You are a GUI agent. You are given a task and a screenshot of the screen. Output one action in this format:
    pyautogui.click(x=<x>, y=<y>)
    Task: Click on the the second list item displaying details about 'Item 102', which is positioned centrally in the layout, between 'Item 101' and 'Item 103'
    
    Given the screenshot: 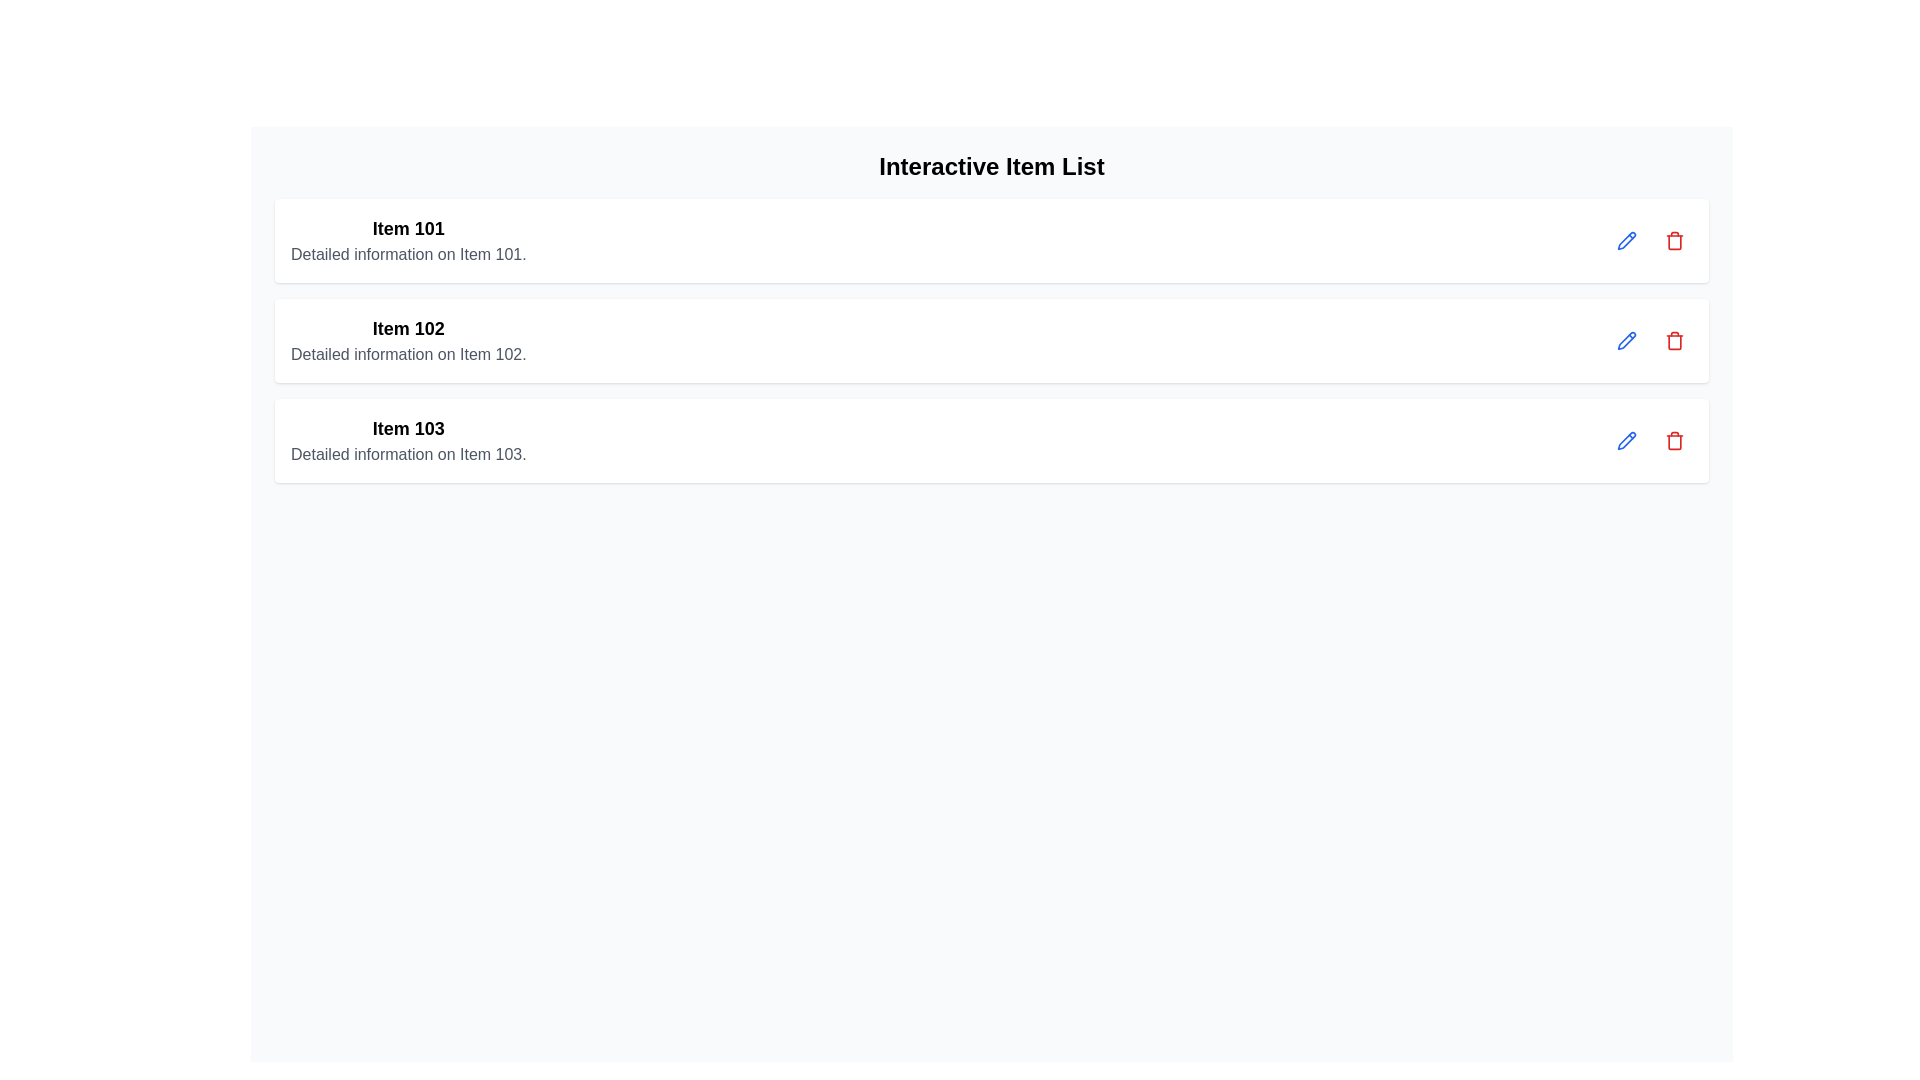 What is the action you would take?
    pyautogui.click(x=992, y=339)
    